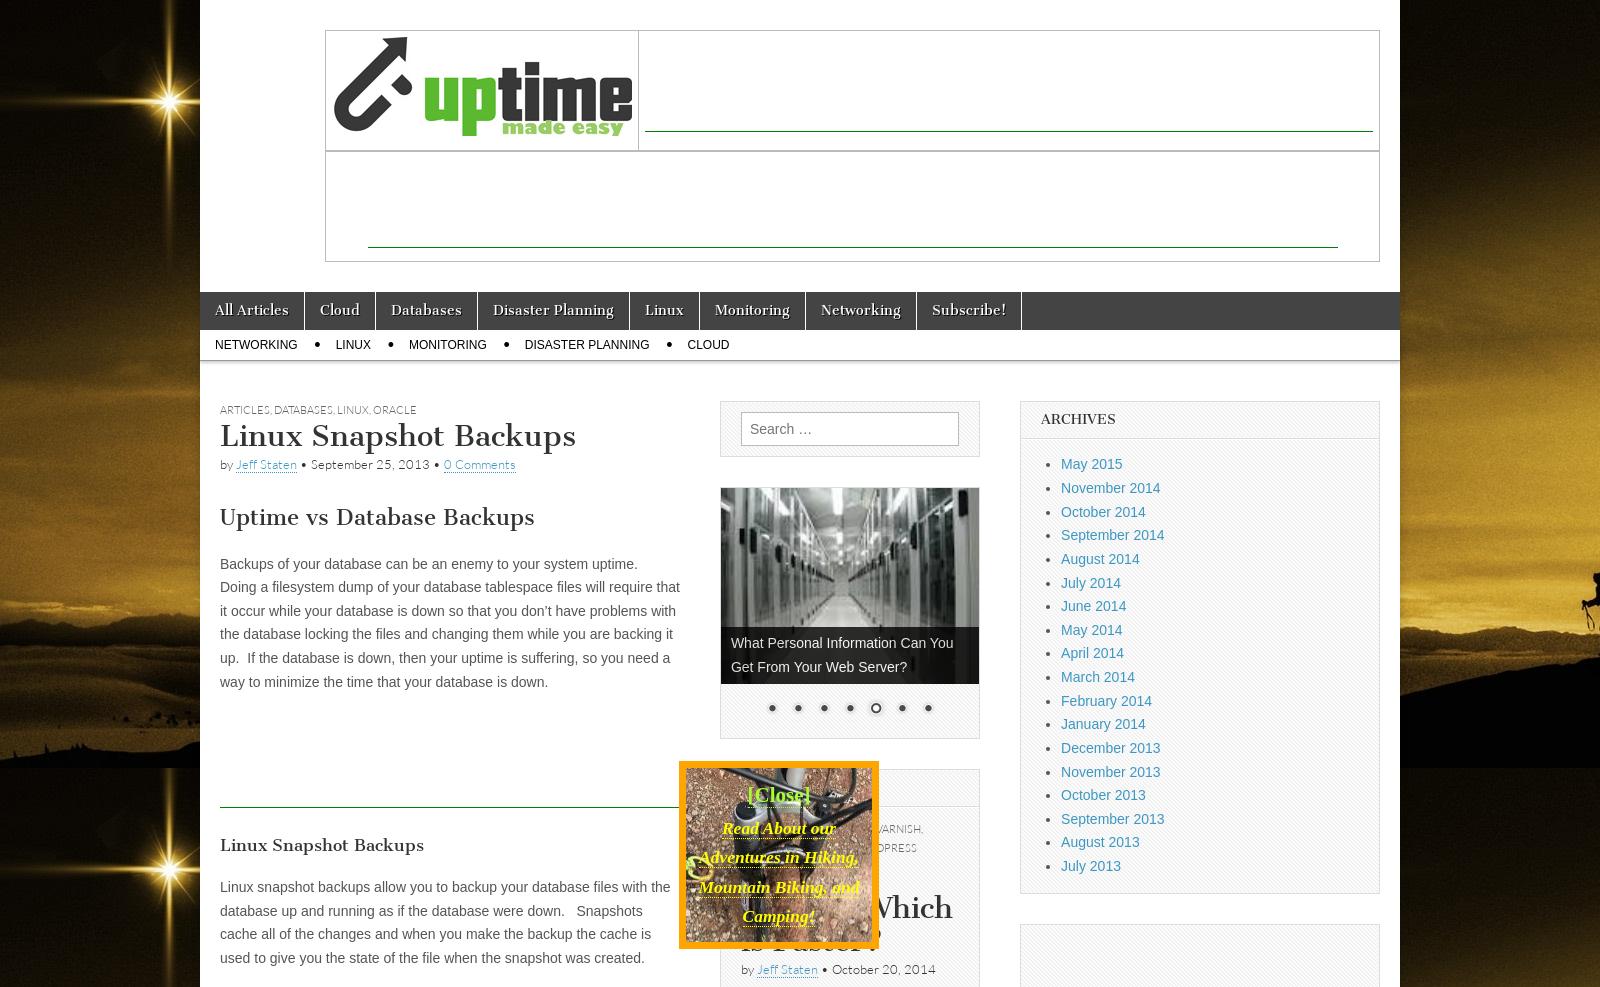  What do you see at coordinates (819, 847) in the screenshot?
I see `'Website'` at bounding box center [819, 847].